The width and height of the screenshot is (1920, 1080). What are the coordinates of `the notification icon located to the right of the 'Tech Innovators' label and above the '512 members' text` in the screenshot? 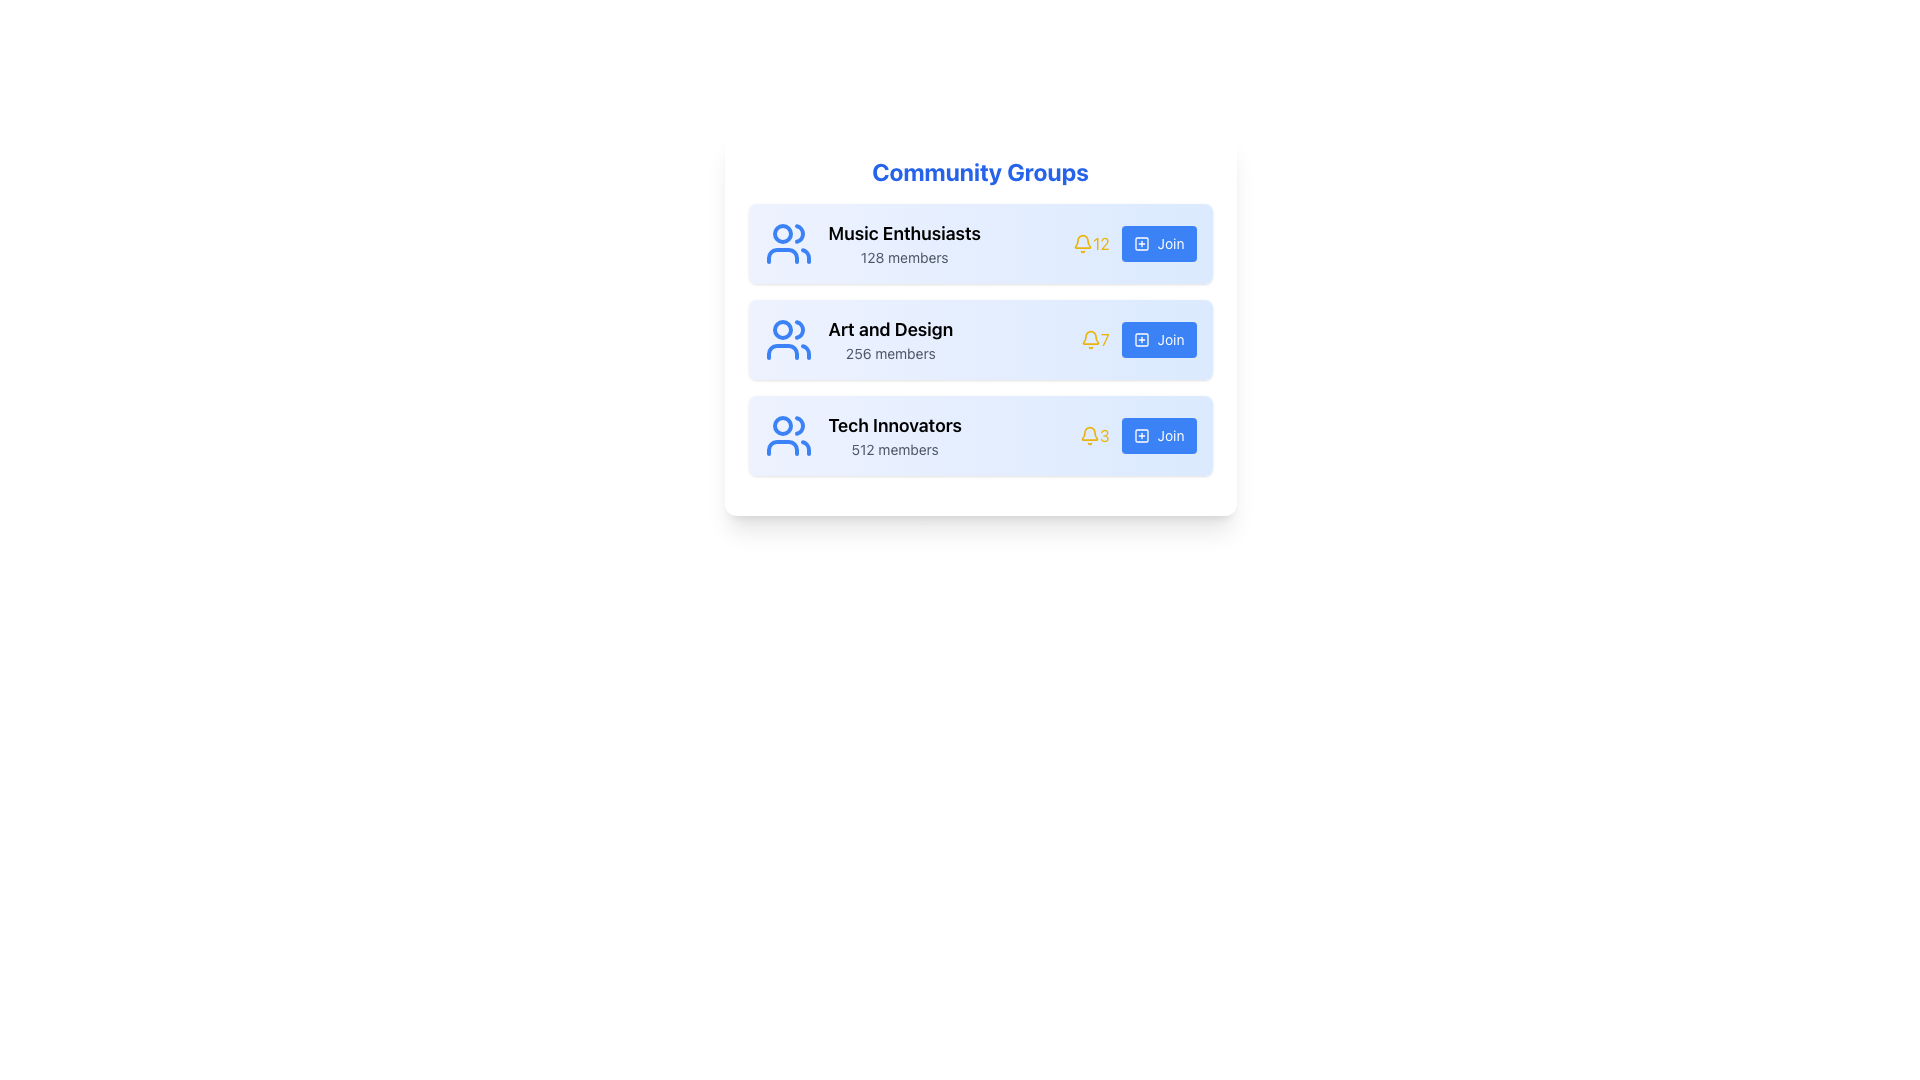 It's located at (1088, 434).